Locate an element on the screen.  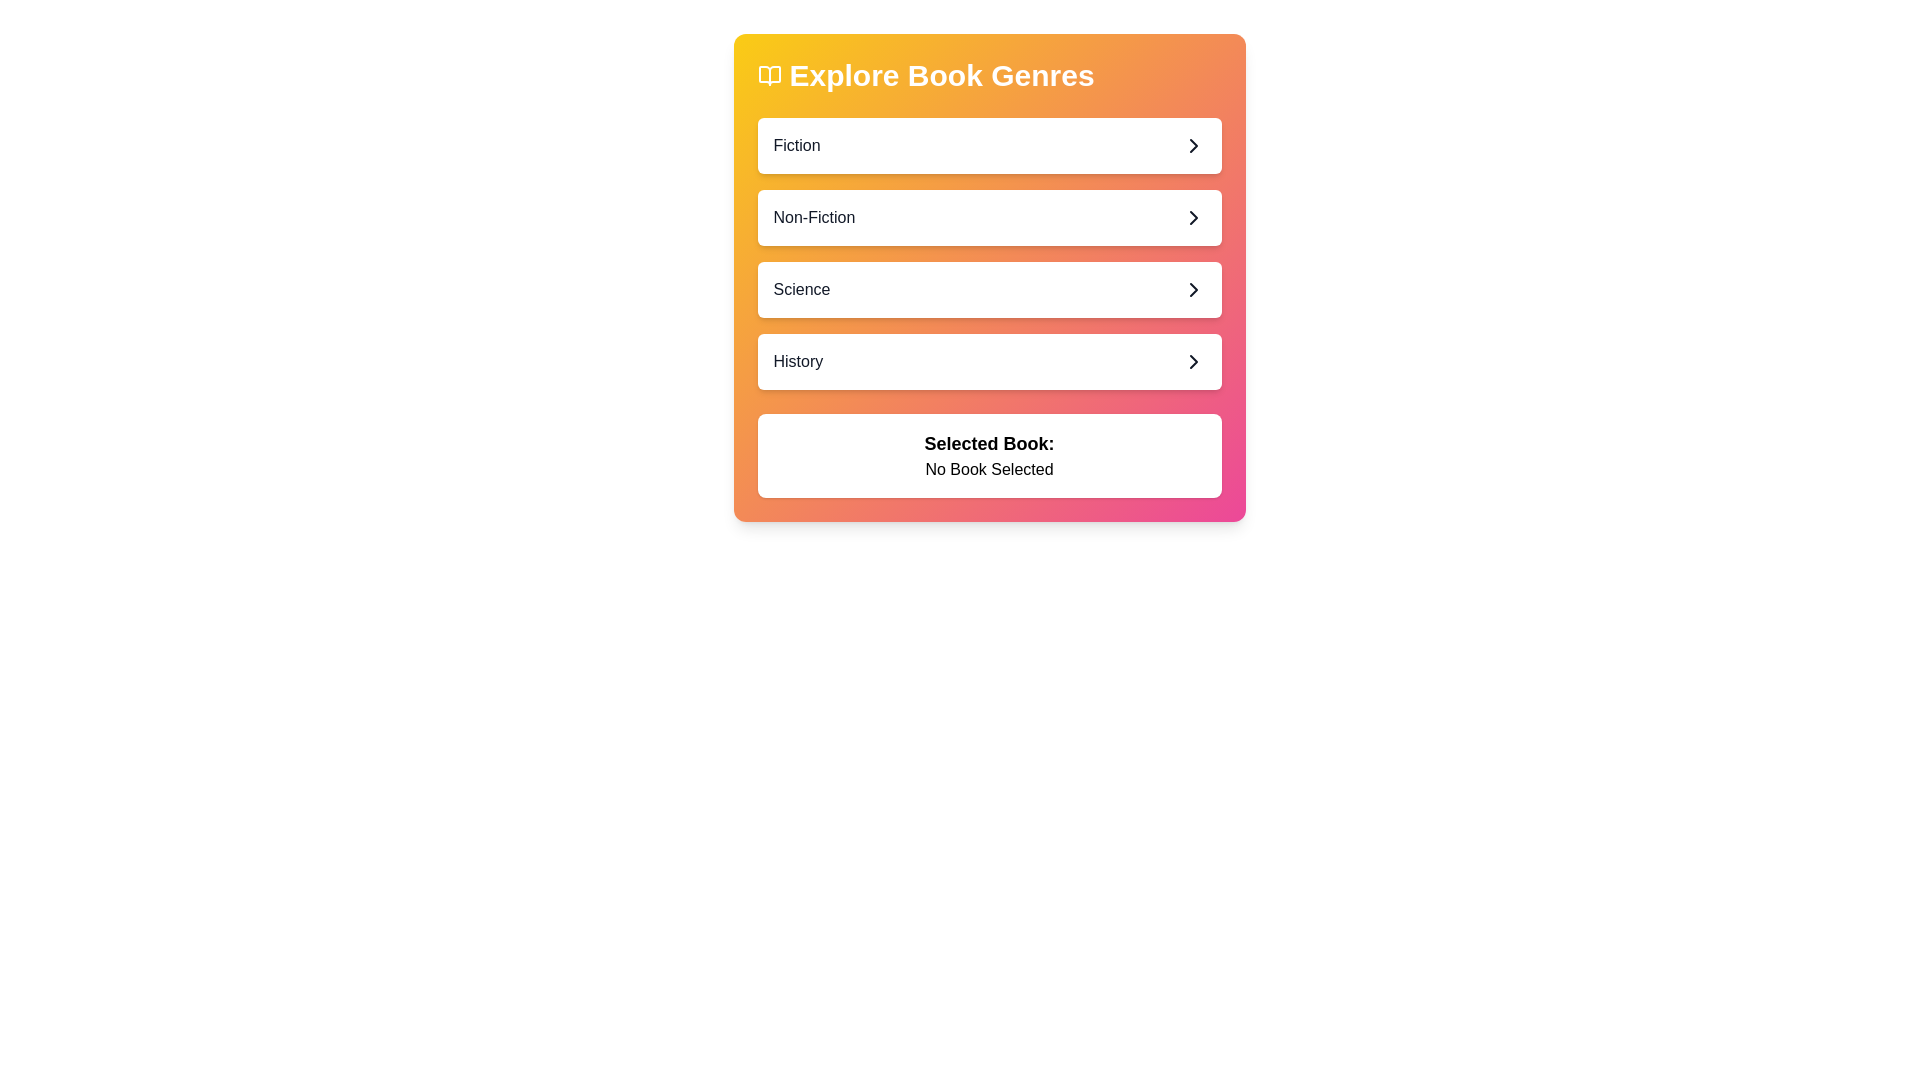
the fourth chevron icon in the vertical list within the 'Explore Book Genres' interface, located to the far-right of the 'History' row is located at coordinates (1193, 362).